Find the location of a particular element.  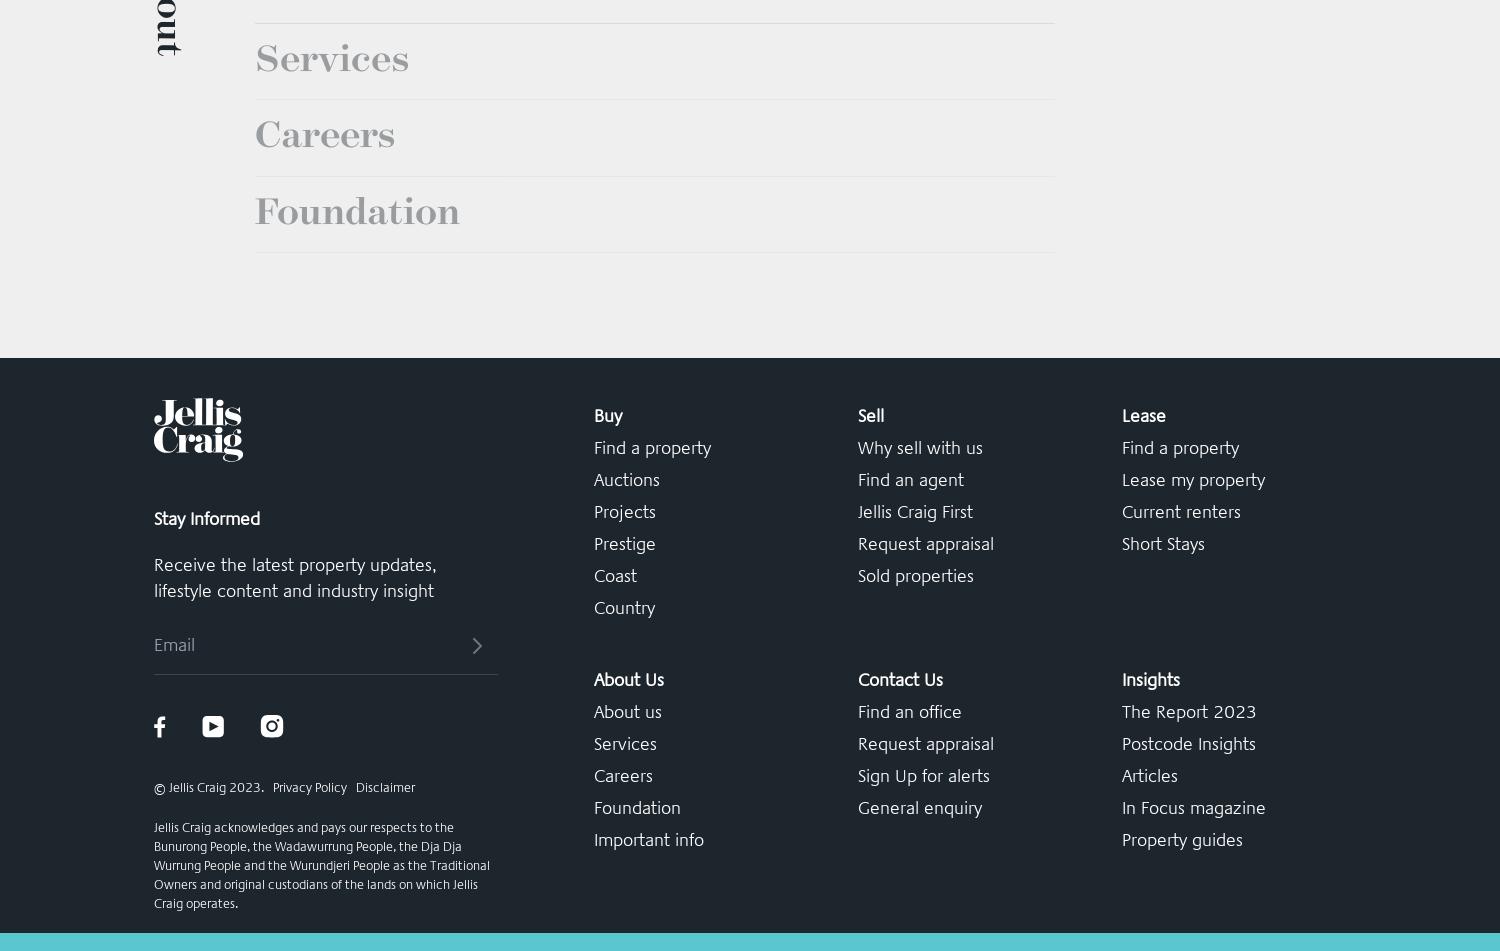

'Services' is located at coordinates (330, 366).